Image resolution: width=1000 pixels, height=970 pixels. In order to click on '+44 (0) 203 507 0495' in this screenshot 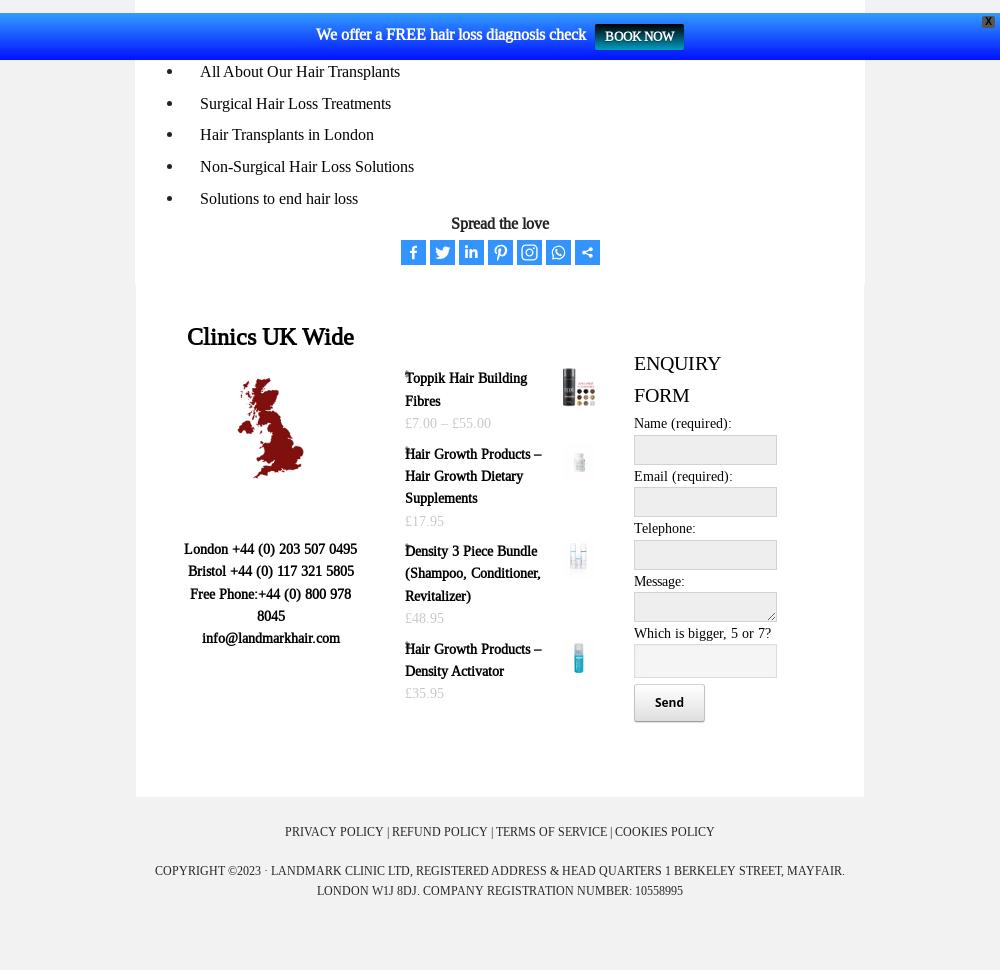, I will do `click(294, 546)`.